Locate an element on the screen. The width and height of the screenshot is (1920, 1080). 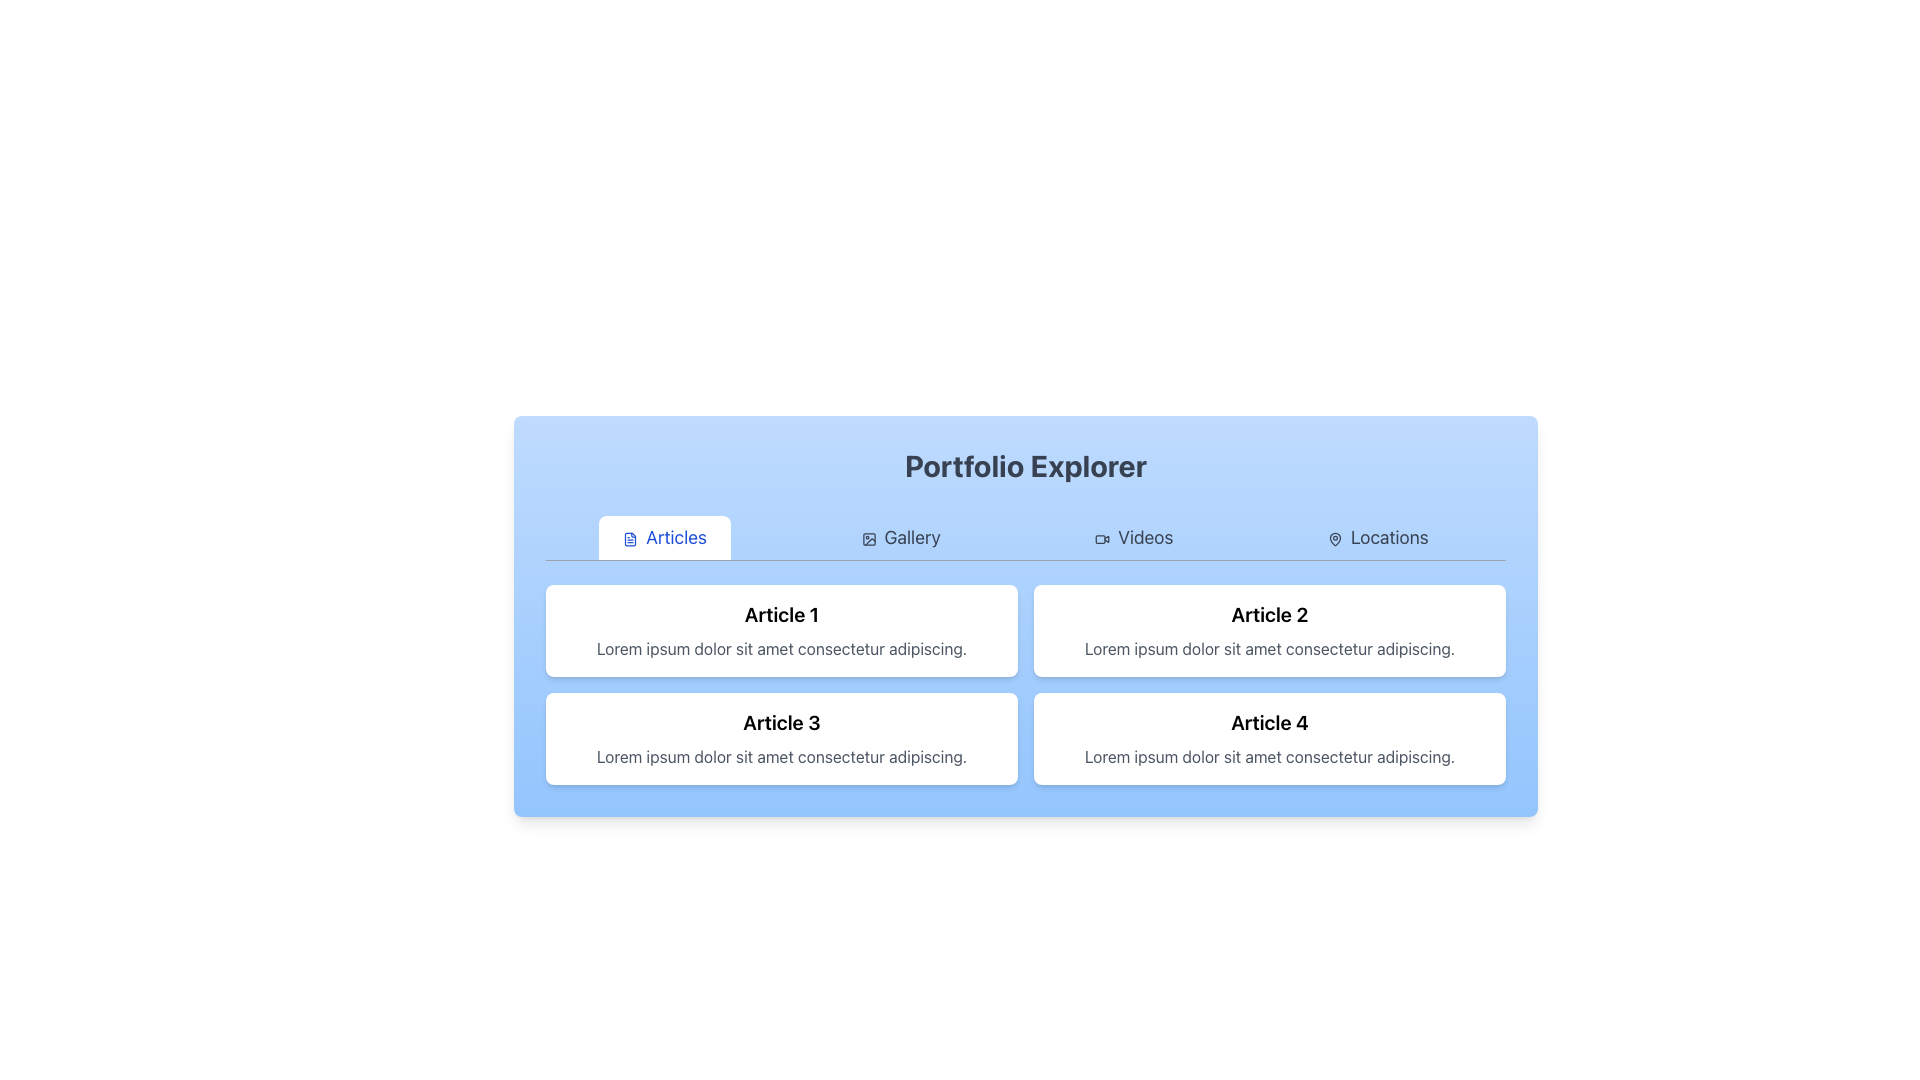
the bold, large-sized text 'Portfolio Explorer' at the top of the card-like section with a gradient background is located at coordinates (1026, 466).